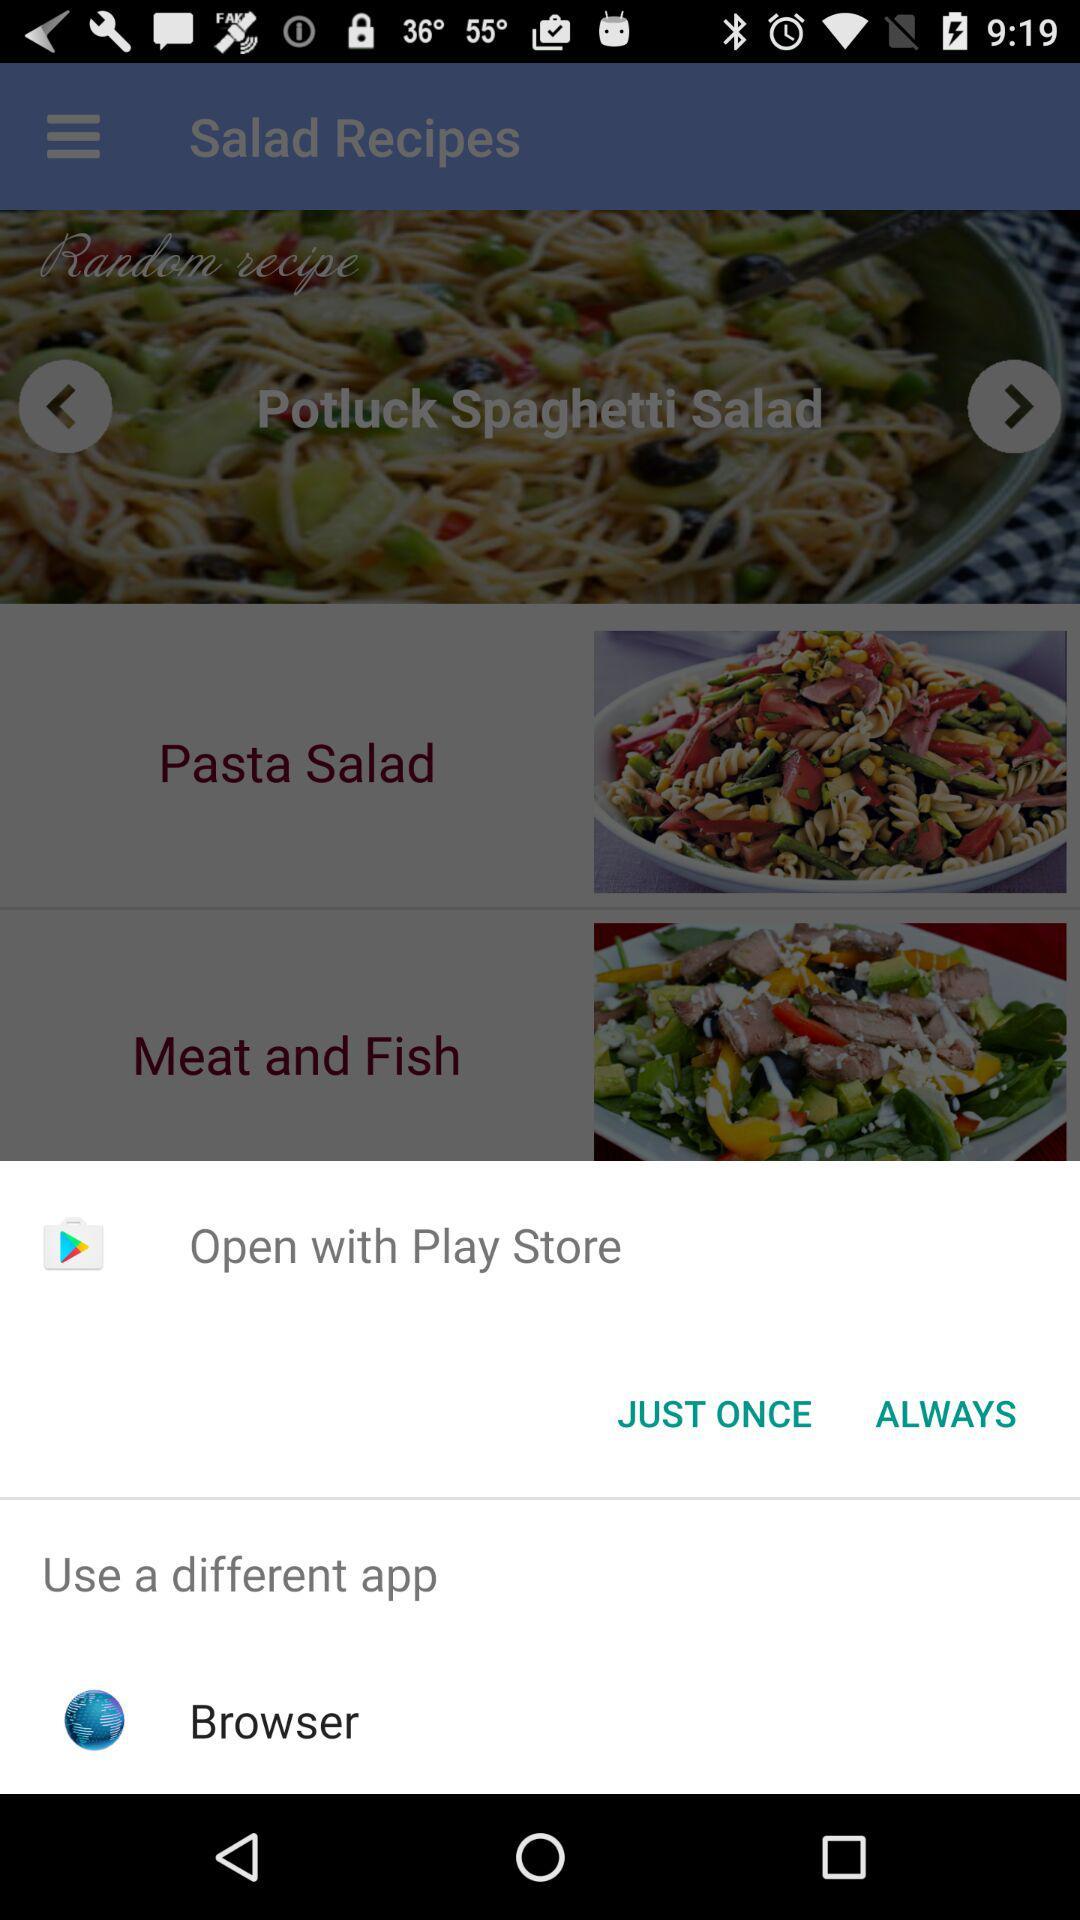 The height and width of the screenshot is (1920, 1080). What do you see at coordinates (713, 1411) in the screenshot?
I see `the just once` at bounding box center [713, 1411].